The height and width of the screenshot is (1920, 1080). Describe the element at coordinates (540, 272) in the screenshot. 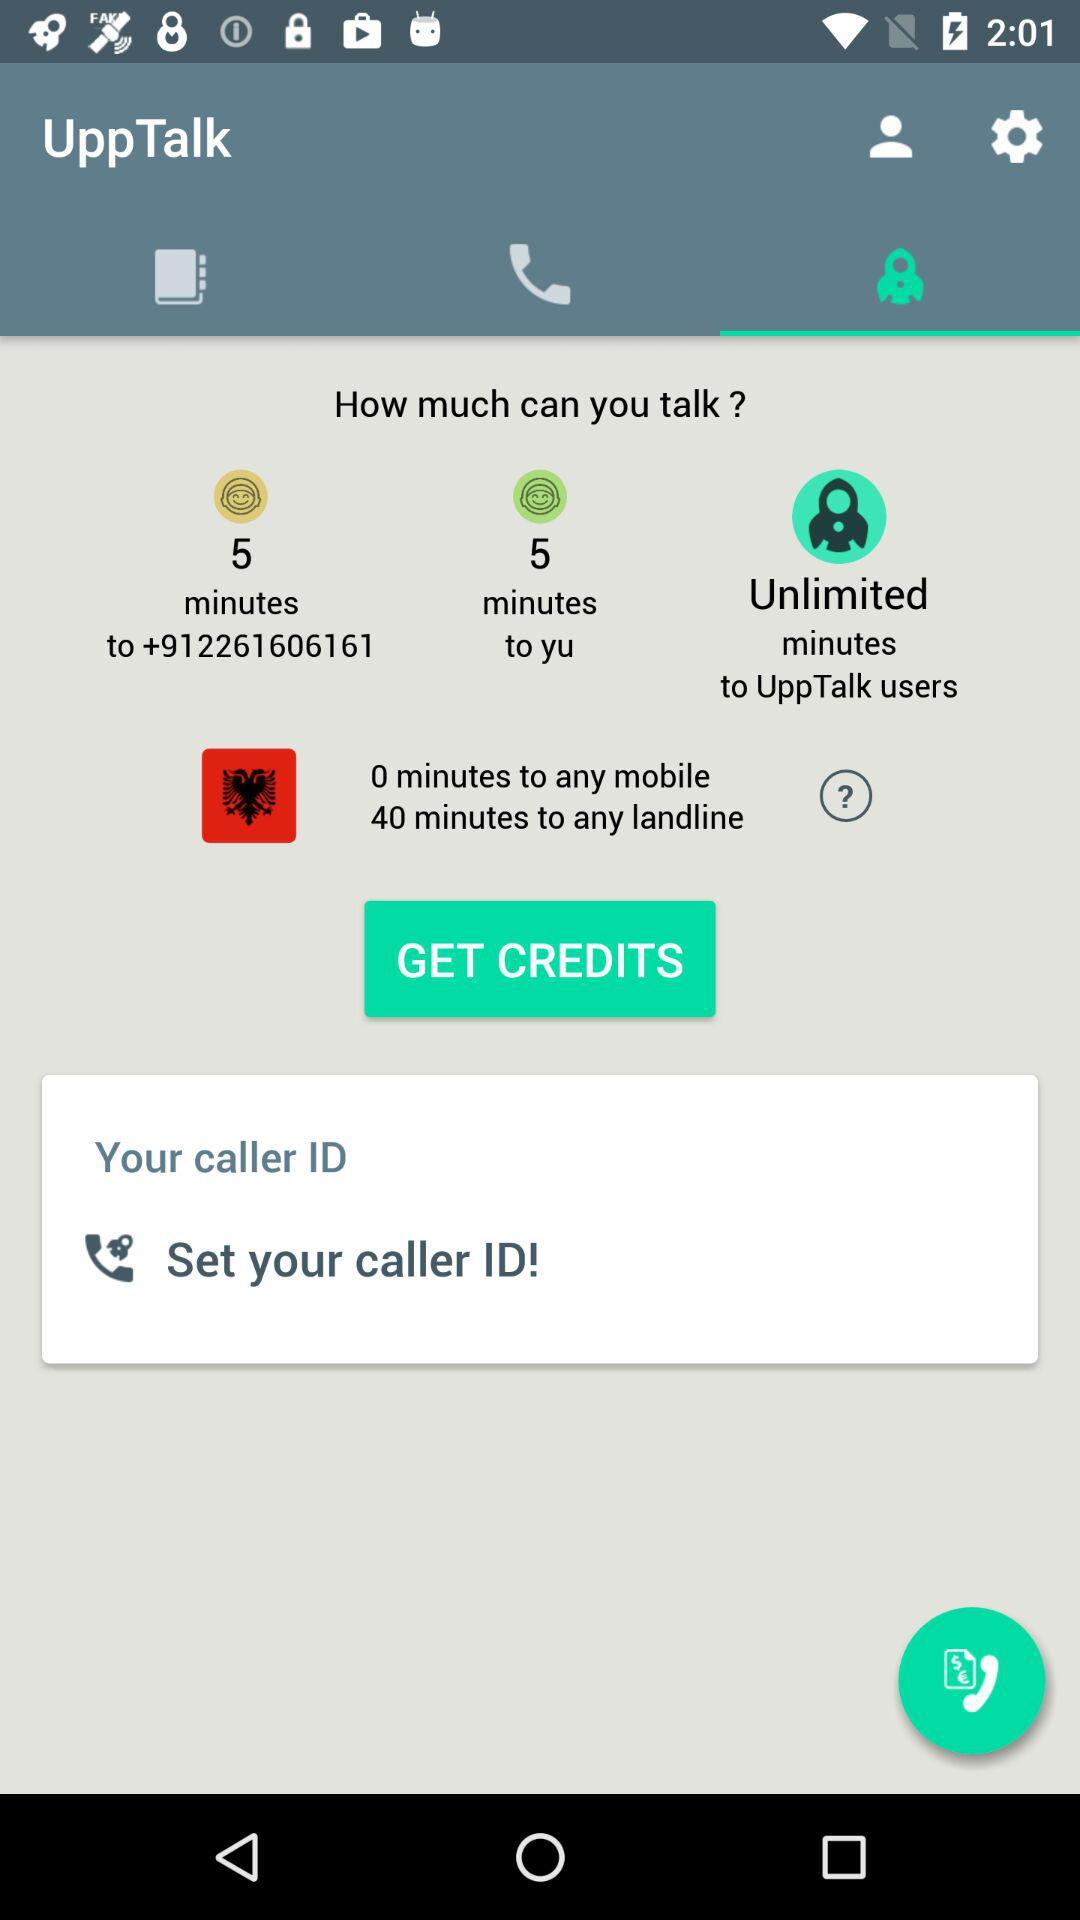

I see `phone icon` at that location.